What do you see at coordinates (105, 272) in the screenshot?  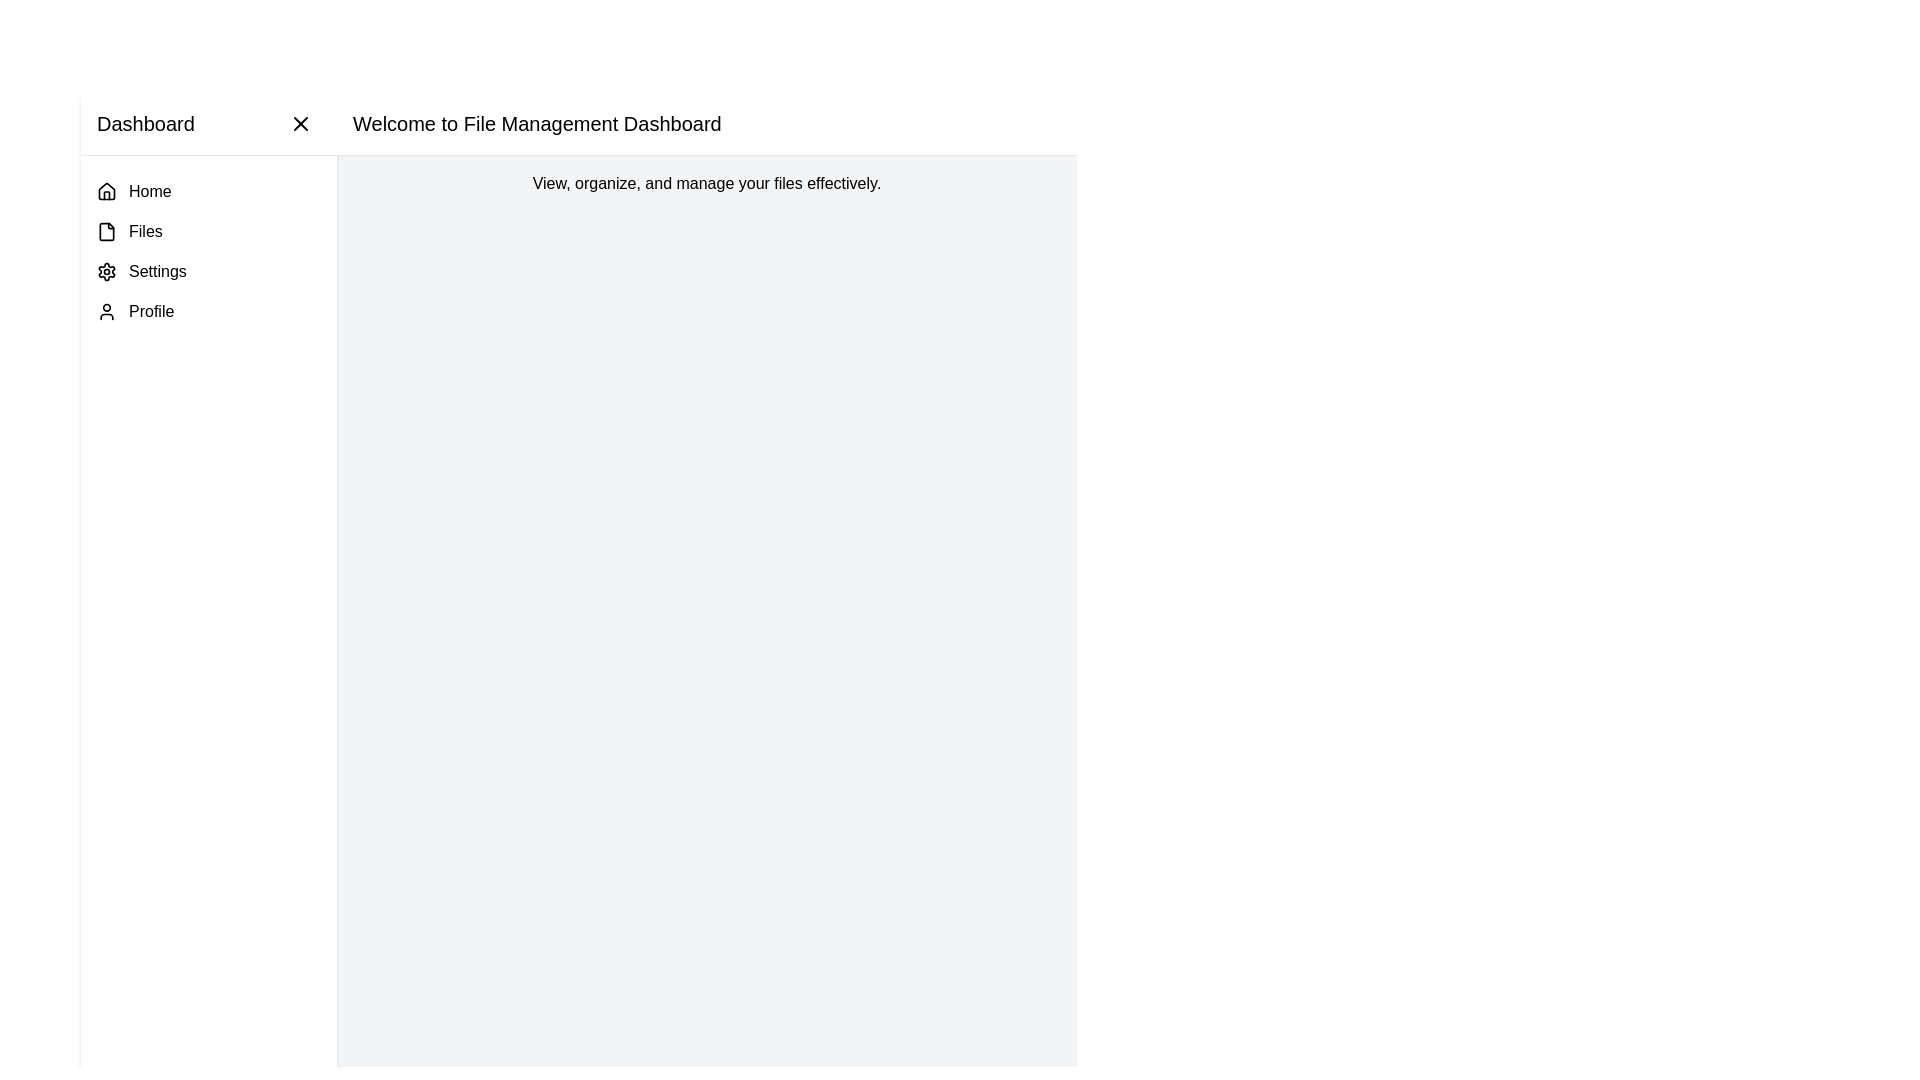 I see `the settings icon, which visually represents access to configuration options and is located adjacent to the 'Settings' text label in the sidebar menu` at bounding box center [105, 272].